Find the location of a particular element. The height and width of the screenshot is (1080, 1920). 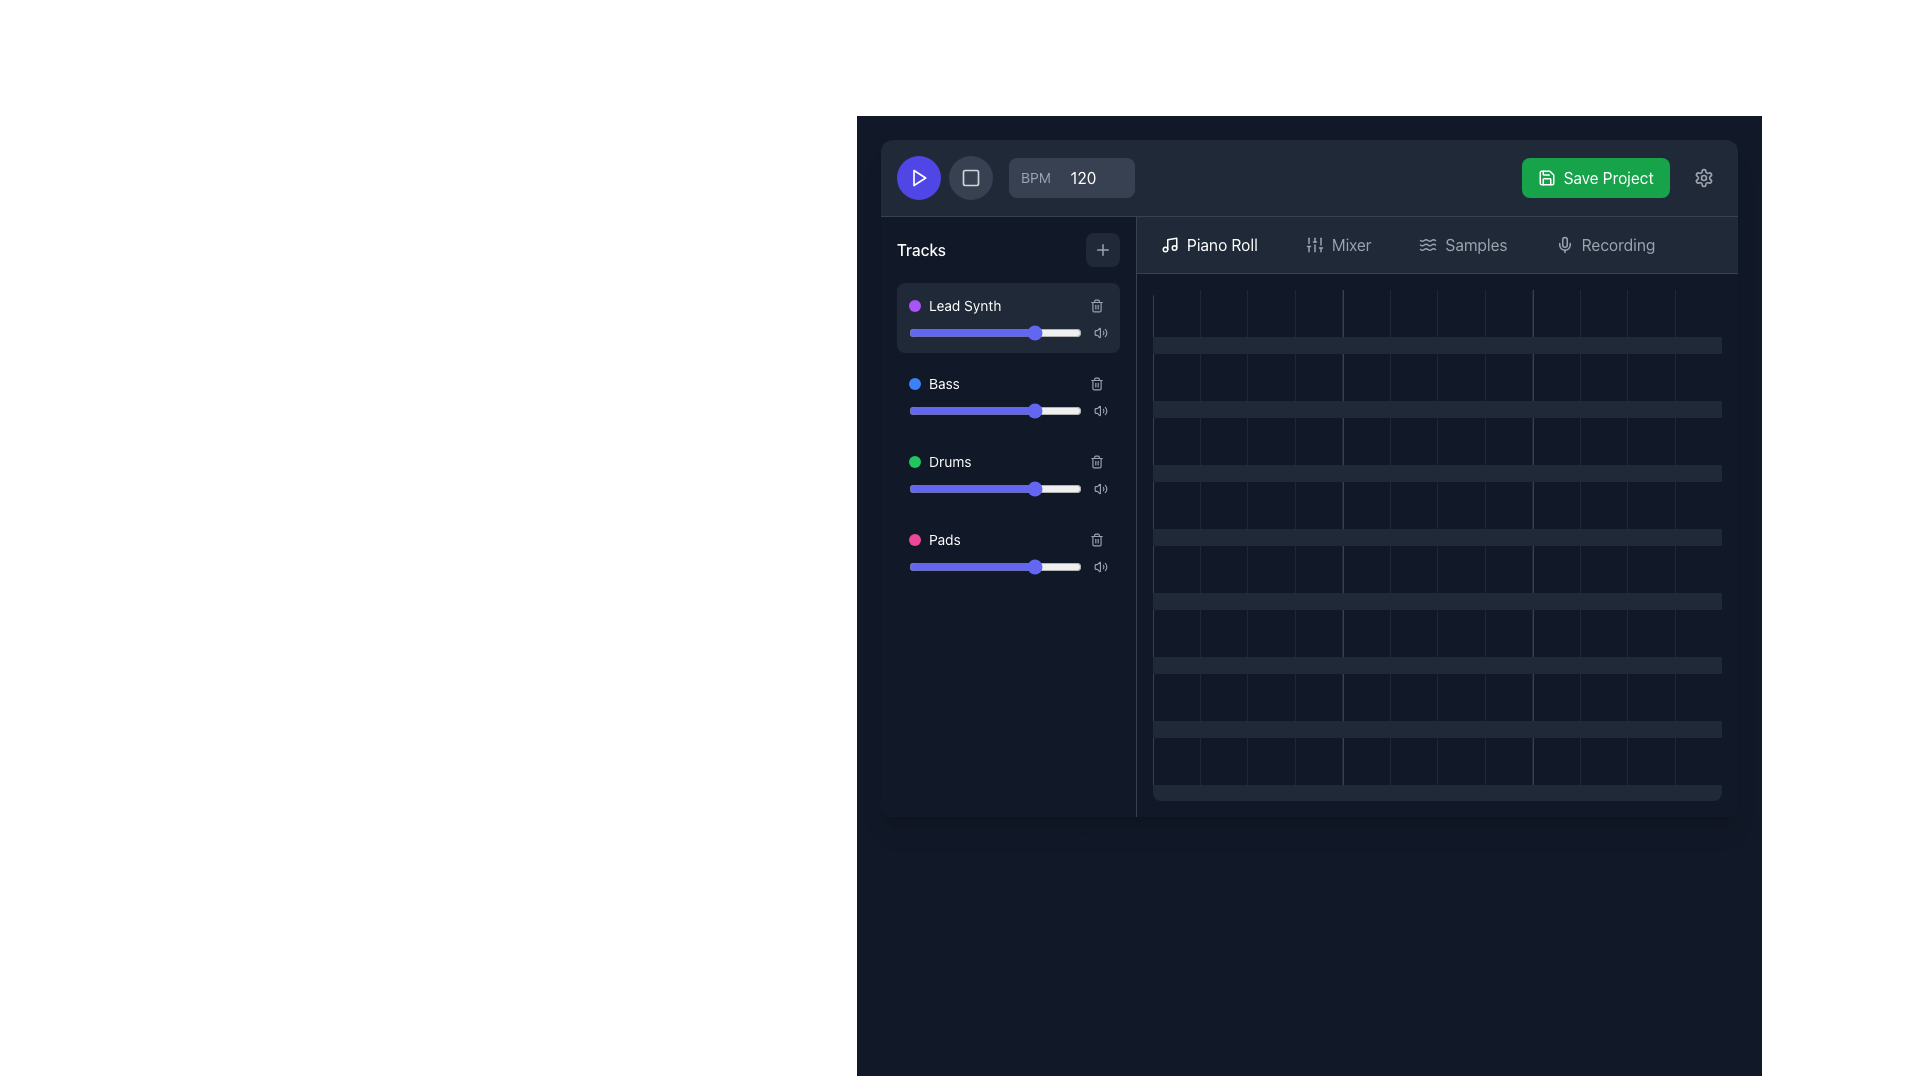

the dark gray grid tile located in the 6th column of the 5th row, which exhibits a subtle transition effect when hovered over is located at coordinates (1365, 696).